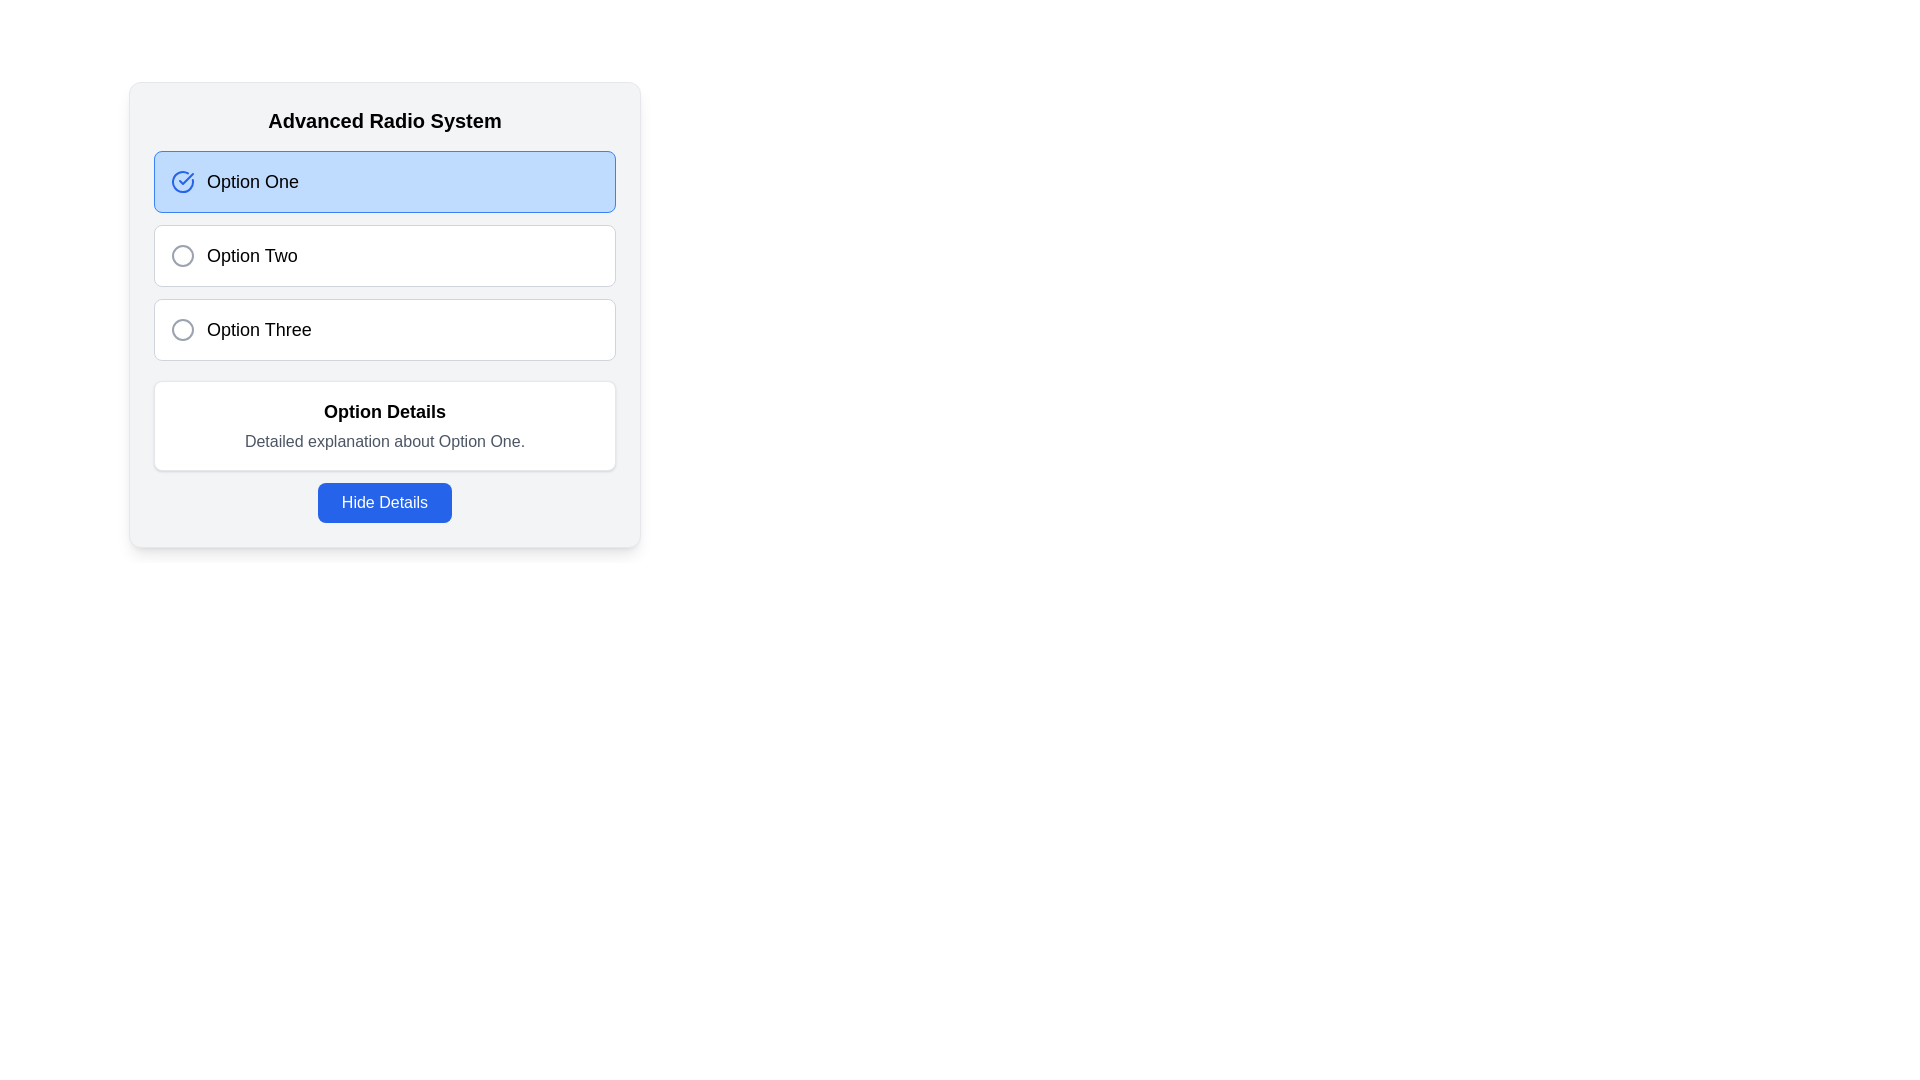 This screenshot has height=1080, width=1920. I want to click on the radio button indicator for 'Option Three', so click(182, 329).